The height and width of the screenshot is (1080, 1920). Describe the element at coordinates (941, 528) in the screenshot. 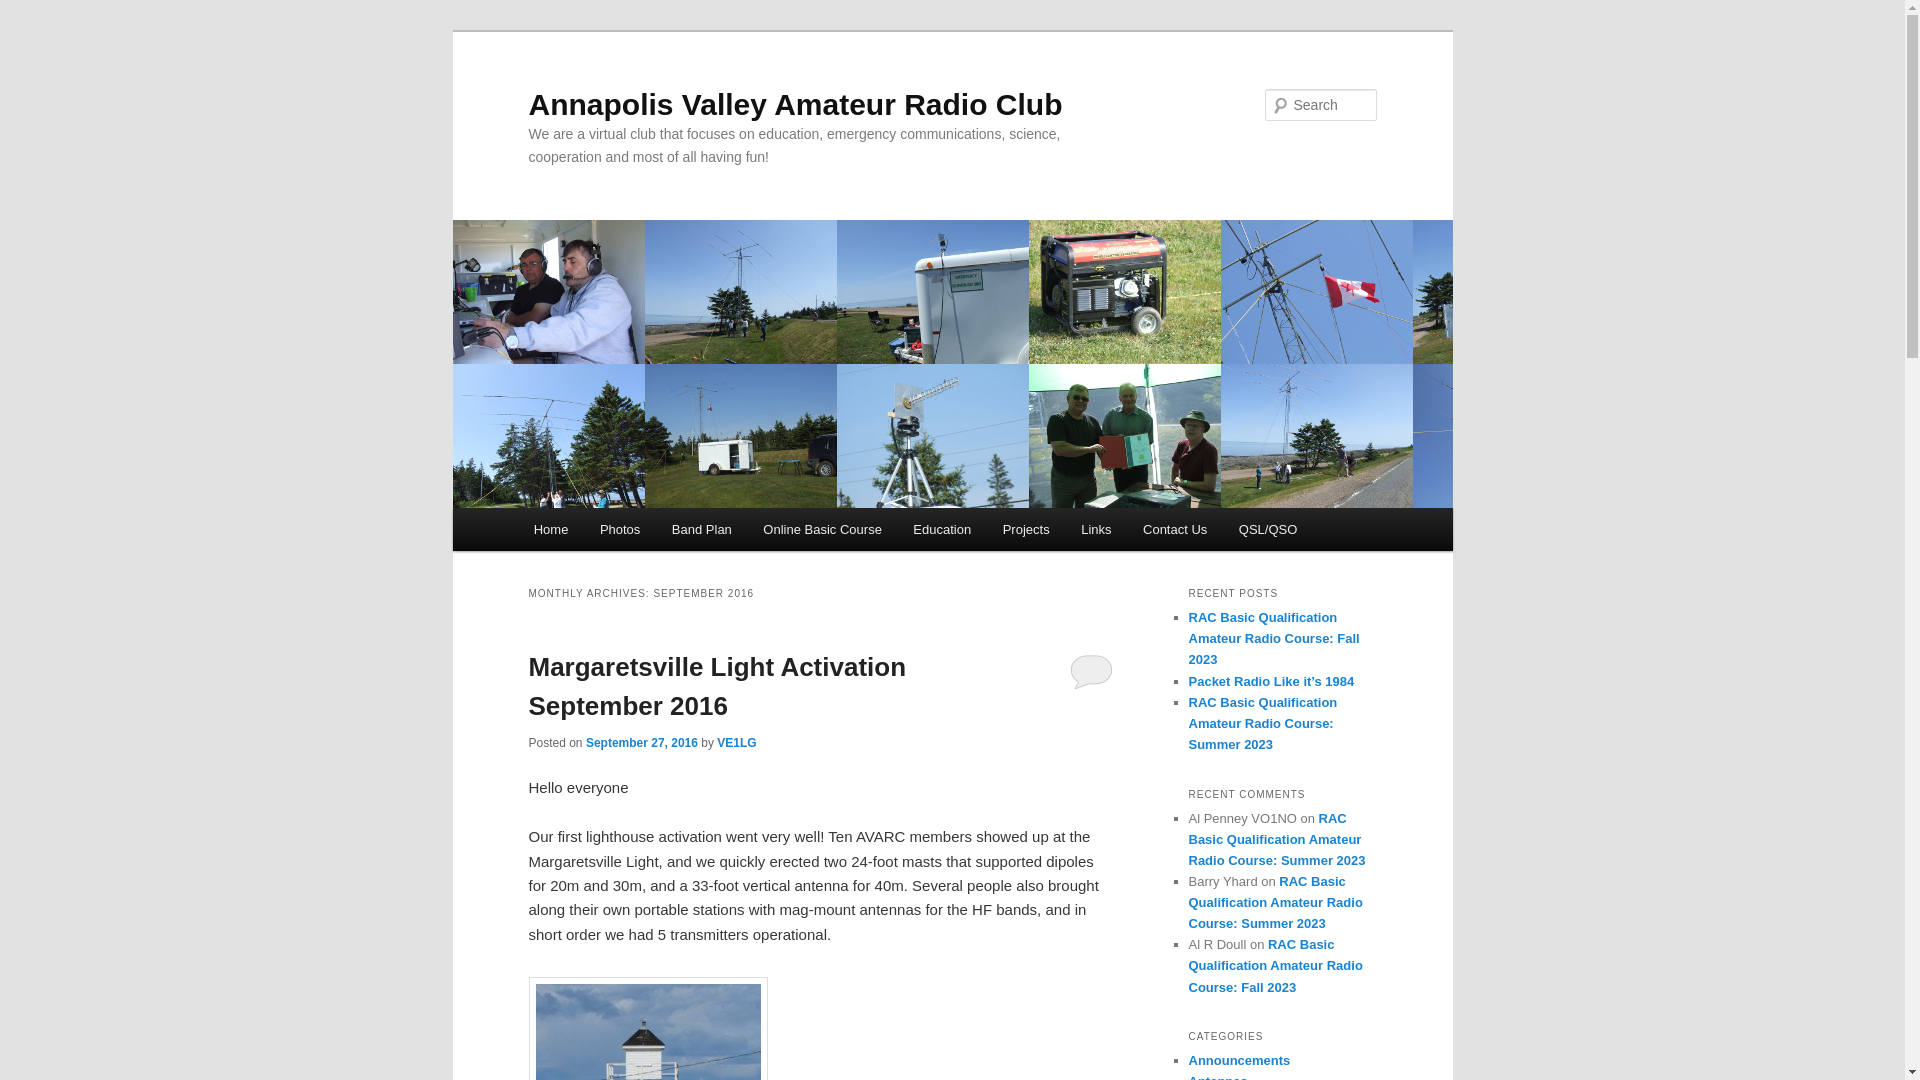

I see `'Education'` at that location.